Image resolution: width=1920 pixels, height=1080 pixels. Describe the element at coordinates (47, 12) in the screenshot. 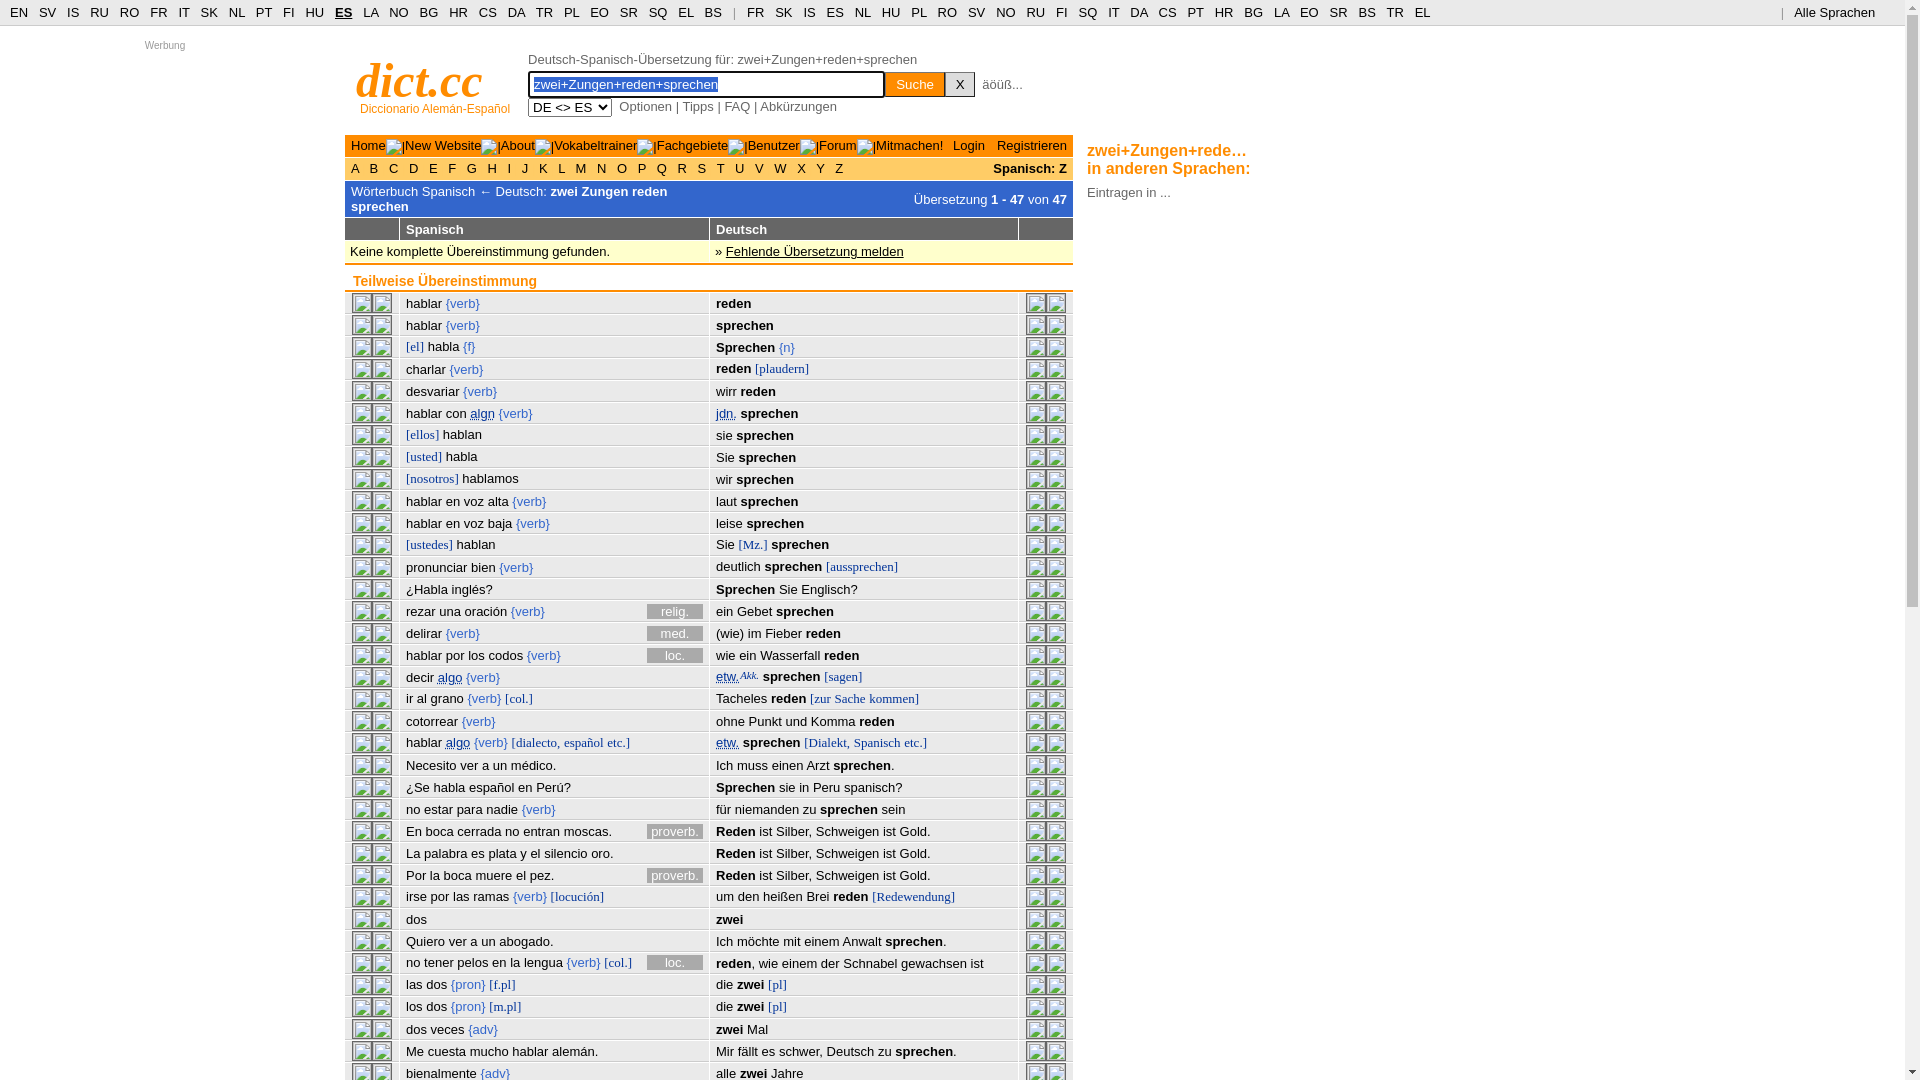

I see `'SV'` at that location.